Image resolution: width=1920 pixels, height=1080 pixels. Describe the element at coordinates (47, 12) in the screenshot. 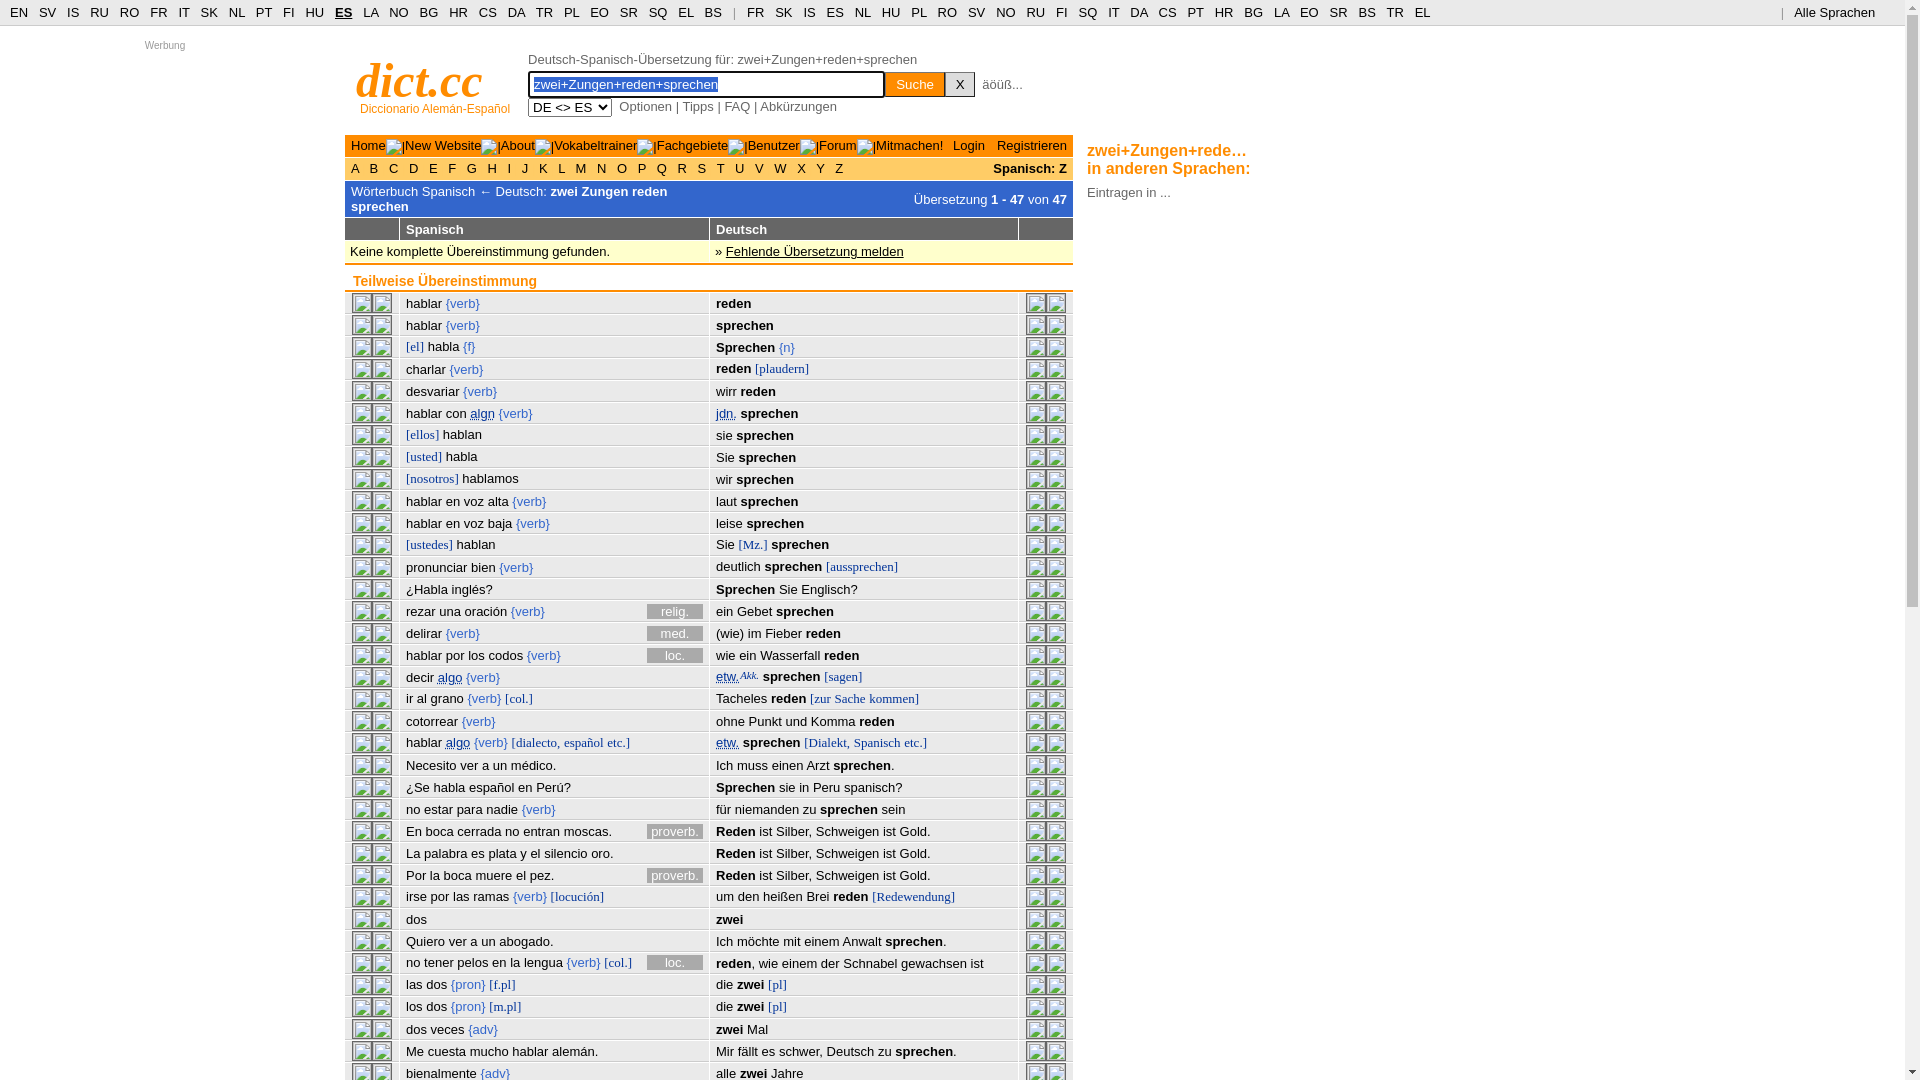

I see `'SV'` at that location.